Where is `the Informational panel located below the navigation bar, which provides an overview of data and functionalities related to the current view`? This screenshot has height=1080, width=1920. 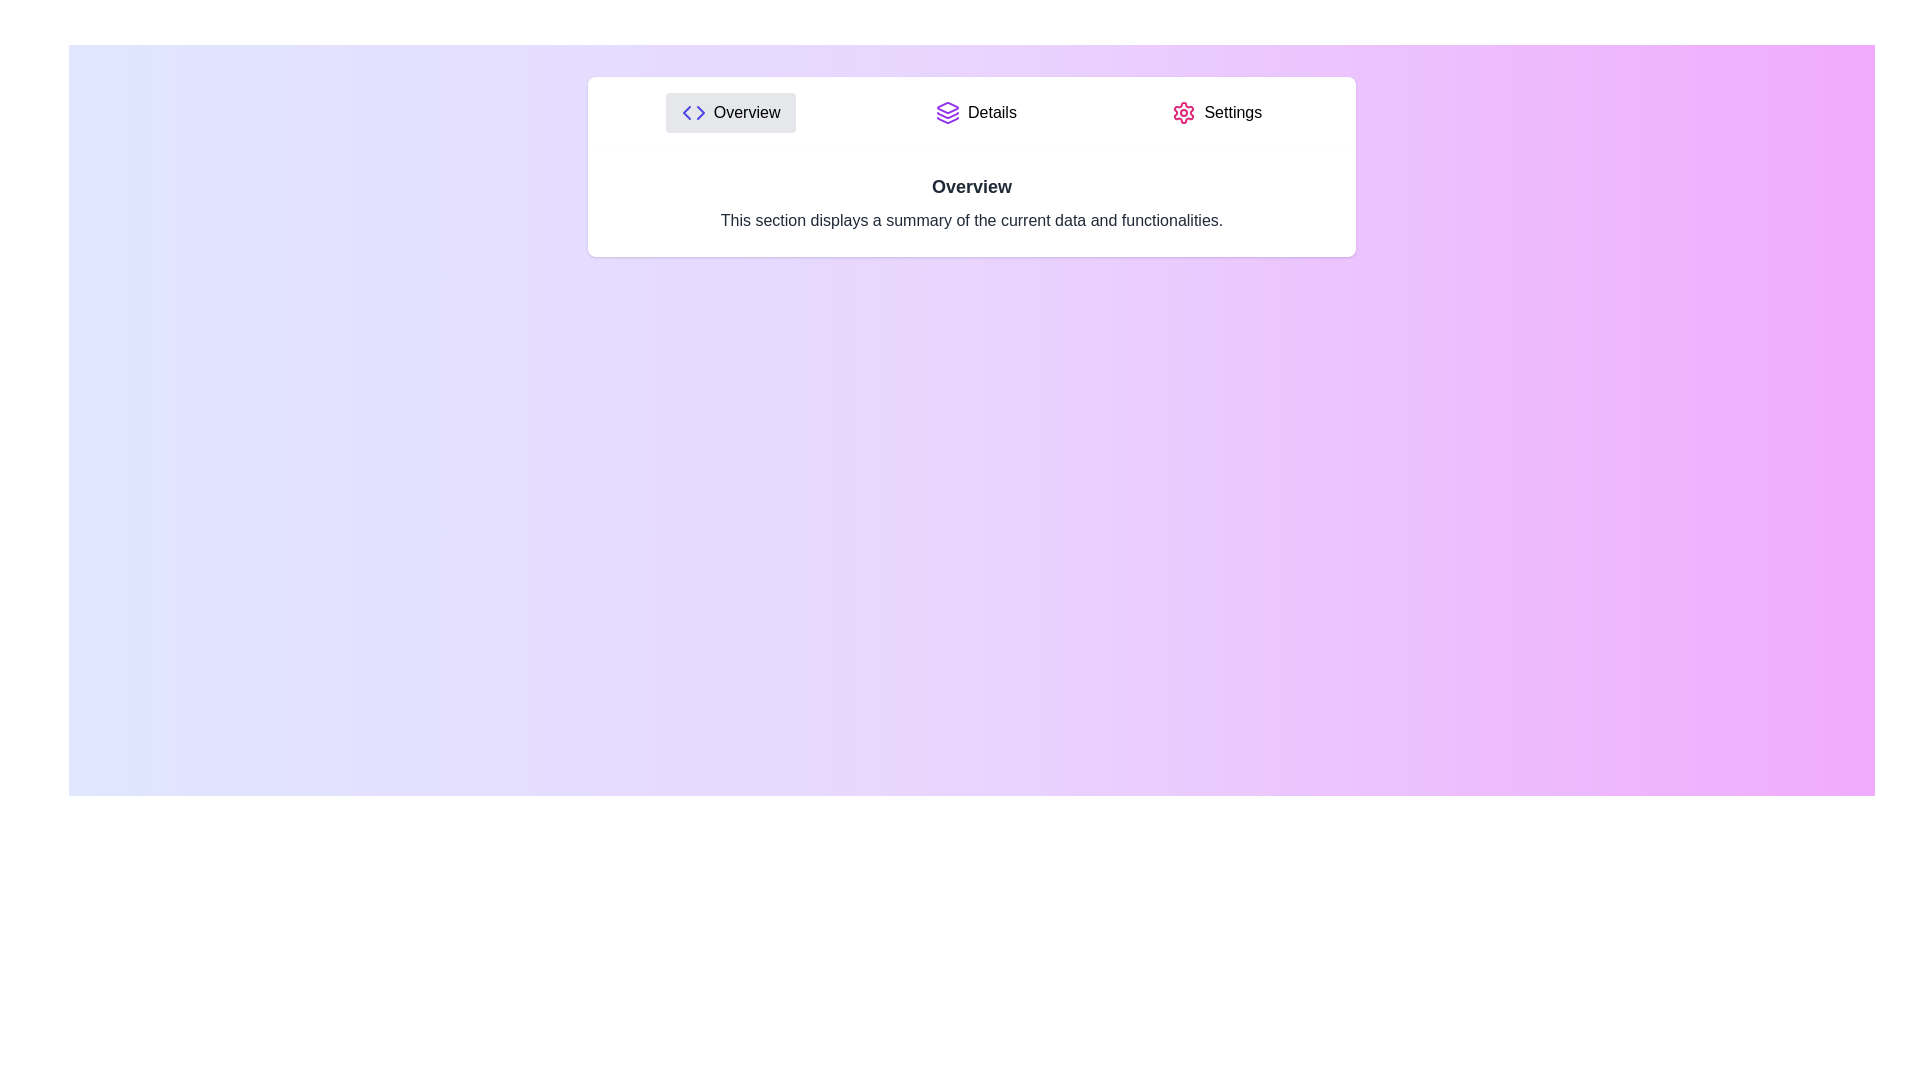 the Informational panel located below the navigation bar, which provides an overview of data and functionalities related to the current view is located at coordinates (971, 203).